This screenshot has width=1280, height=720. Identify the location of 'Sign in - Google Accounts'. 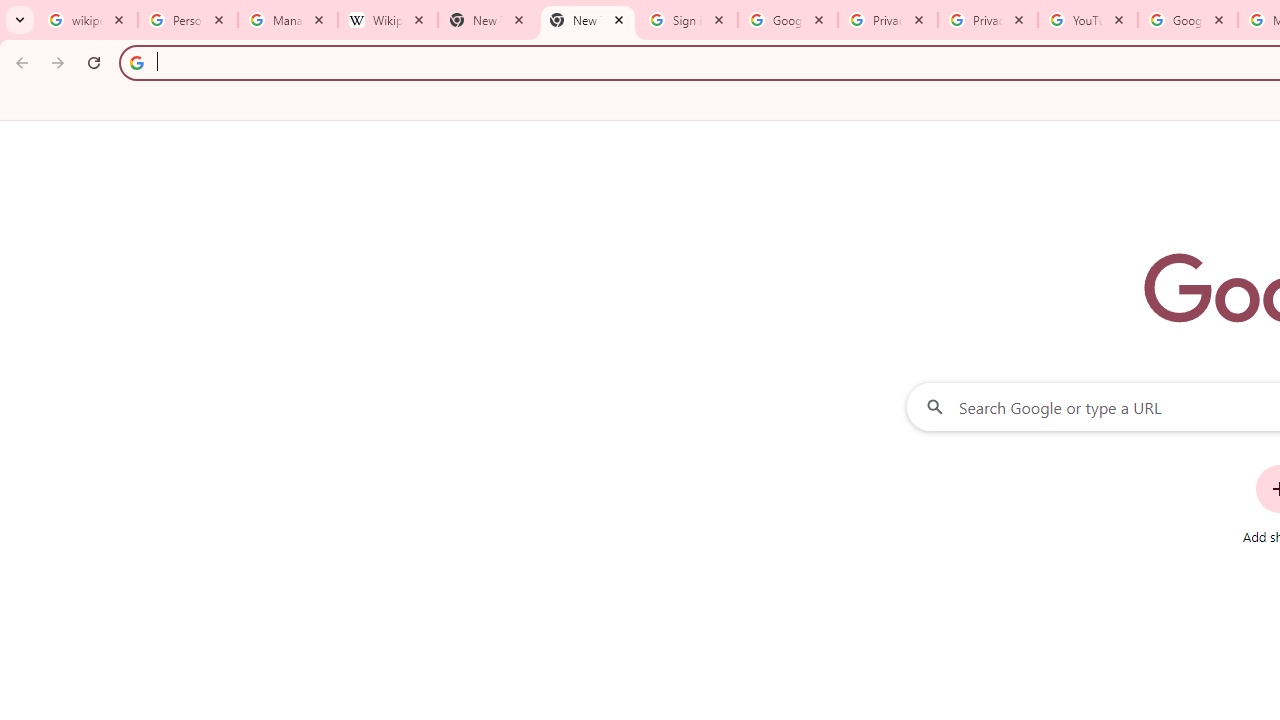
(688, 20).